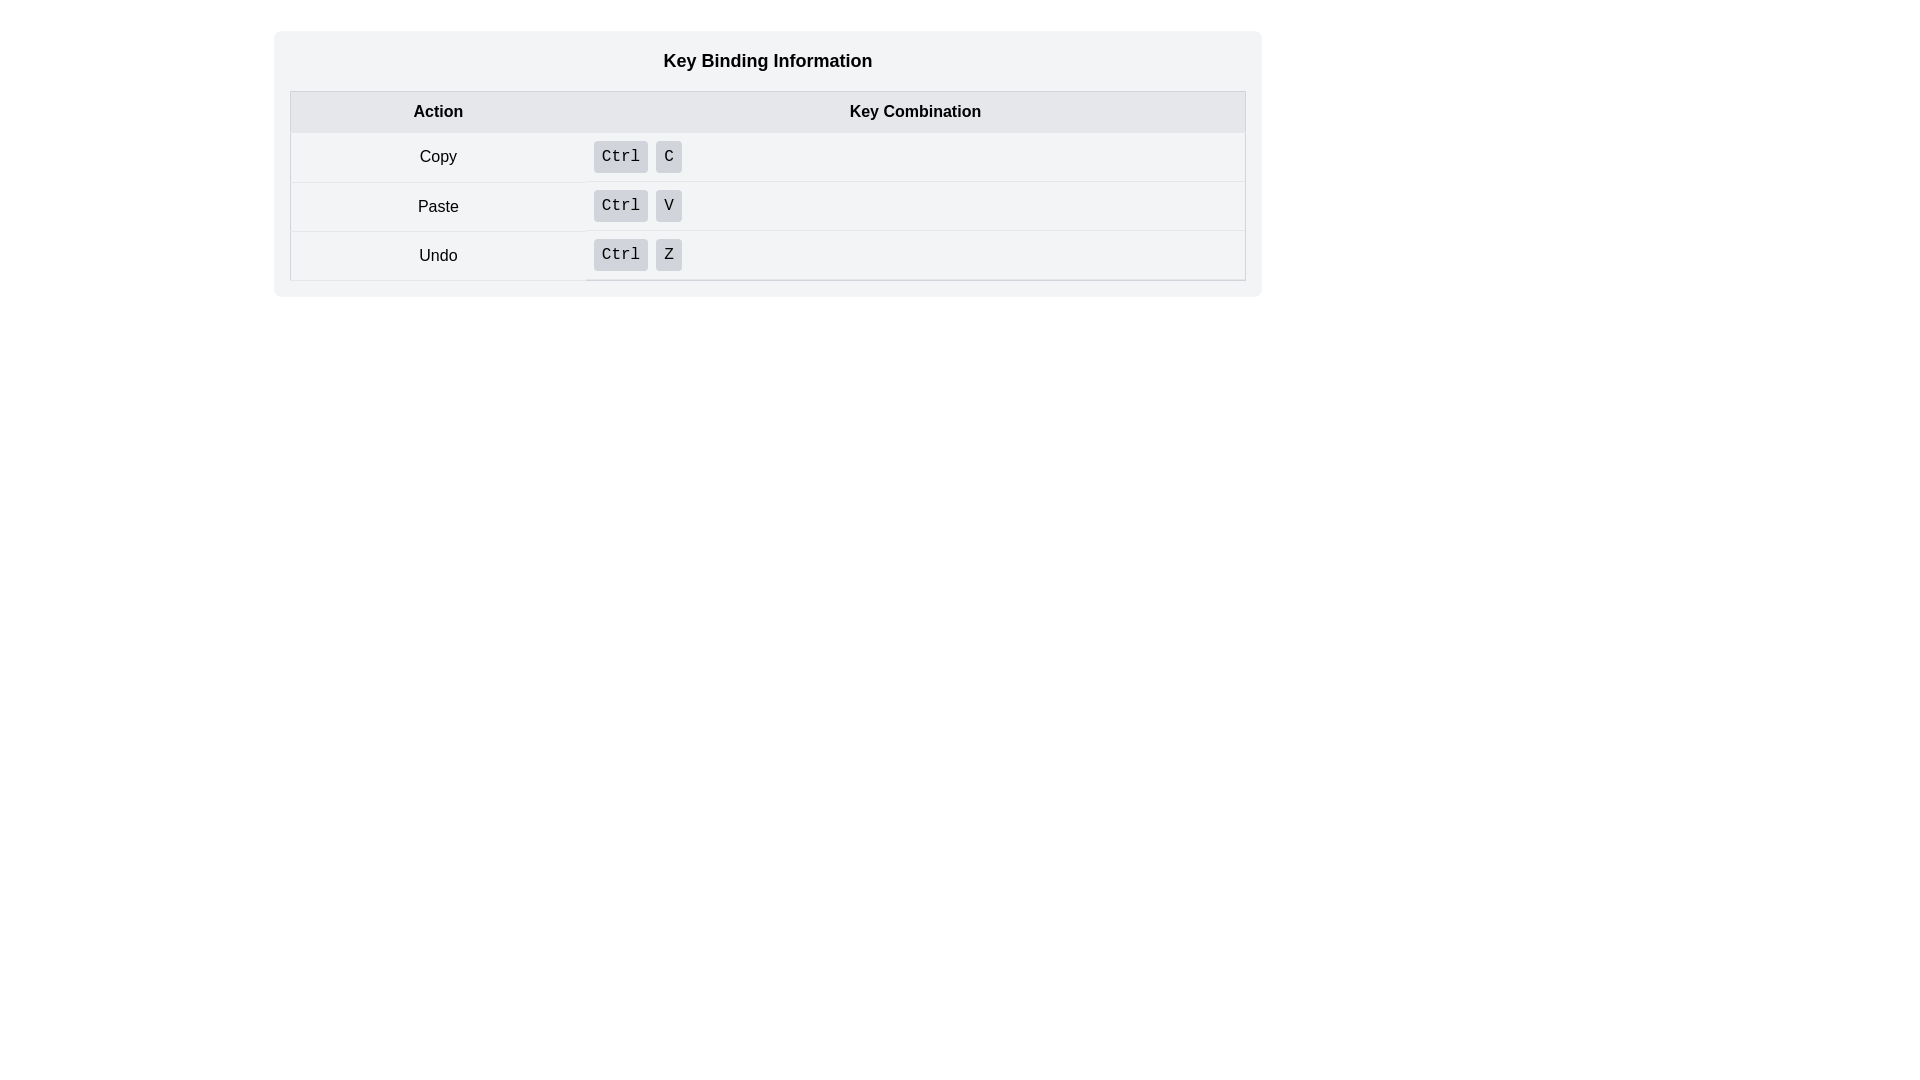  What do you see at coordinates (619, 156) in the screenshot?
I see `the static text label indicating the 'Ctrl' key in the 'Key Binding Information' table, which serves as an informative visual indicator for the 'Copy' action` at bounding box center [619, 156].